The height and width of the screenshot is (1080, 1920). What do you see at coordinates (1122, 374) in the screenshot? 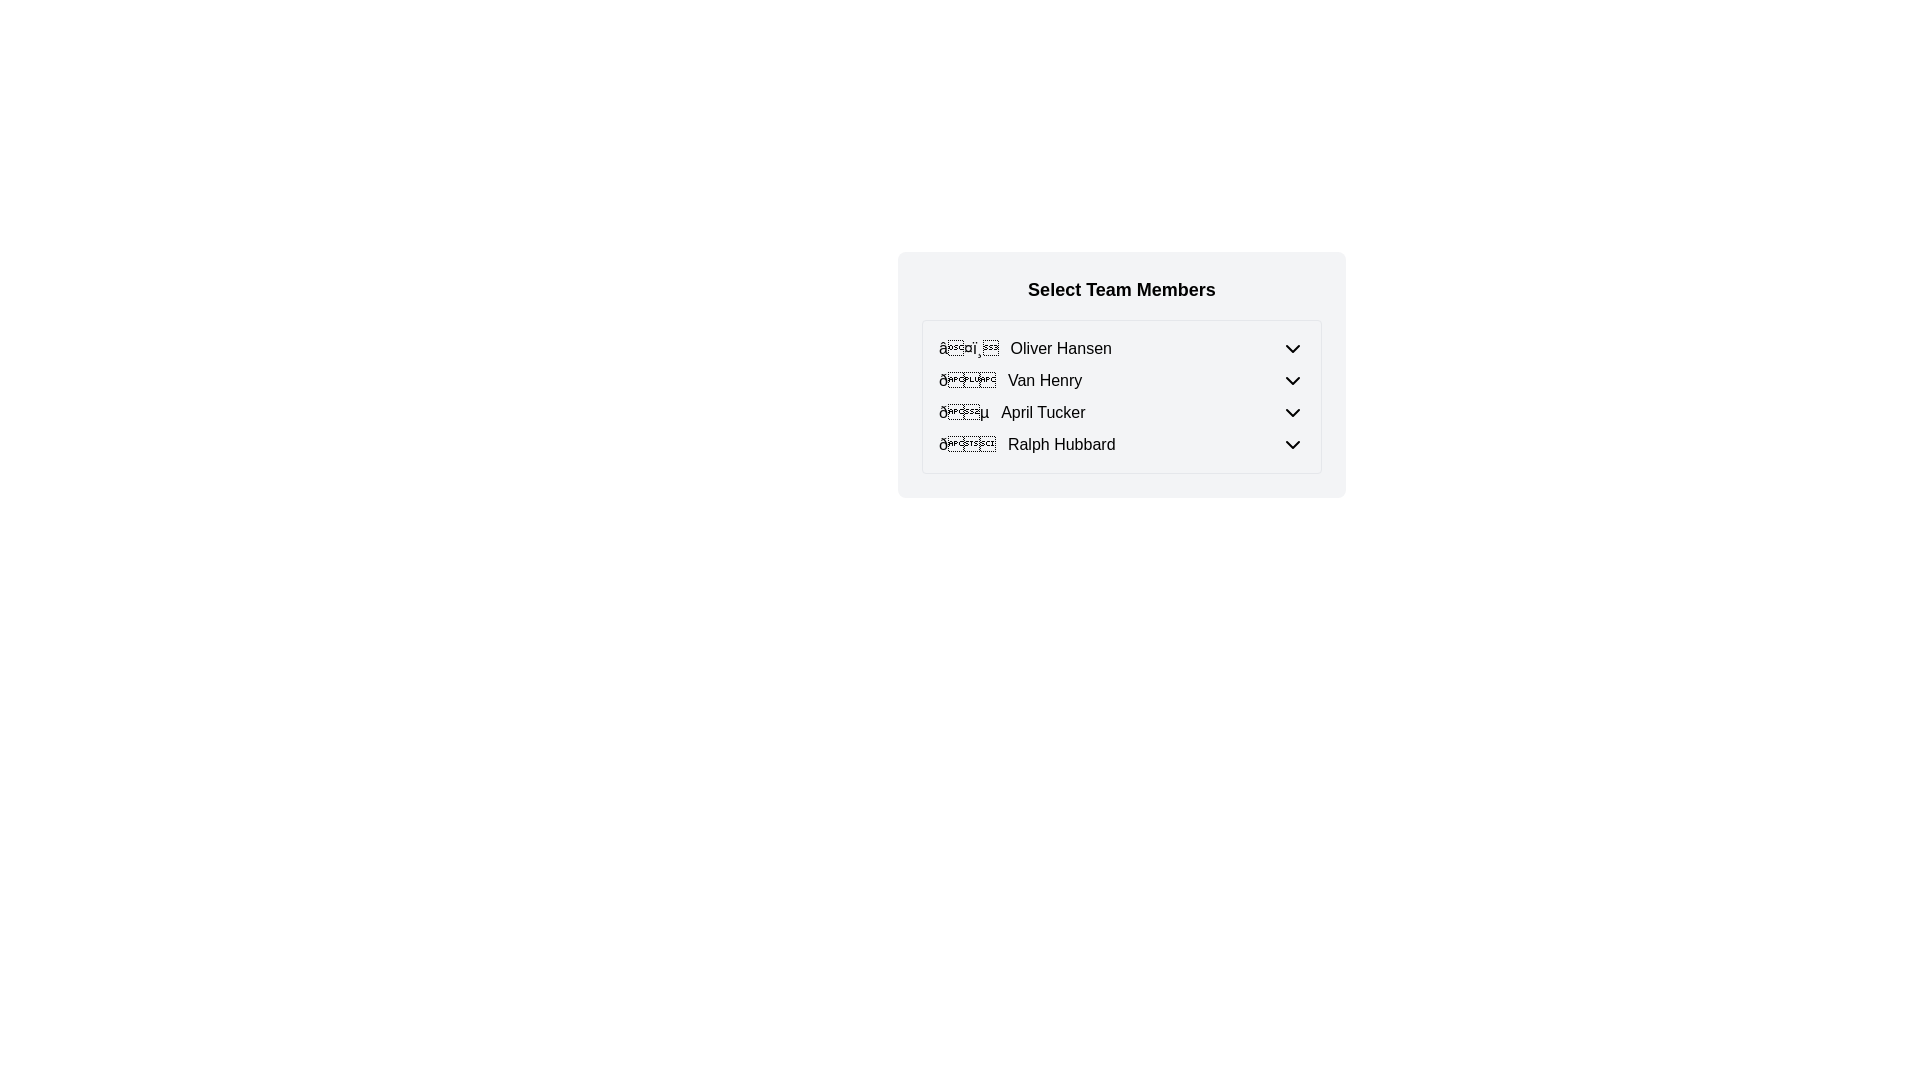
I see `the list item for 'Van Henry' to highlight or select the team member` at bounding box center [1122, 374].